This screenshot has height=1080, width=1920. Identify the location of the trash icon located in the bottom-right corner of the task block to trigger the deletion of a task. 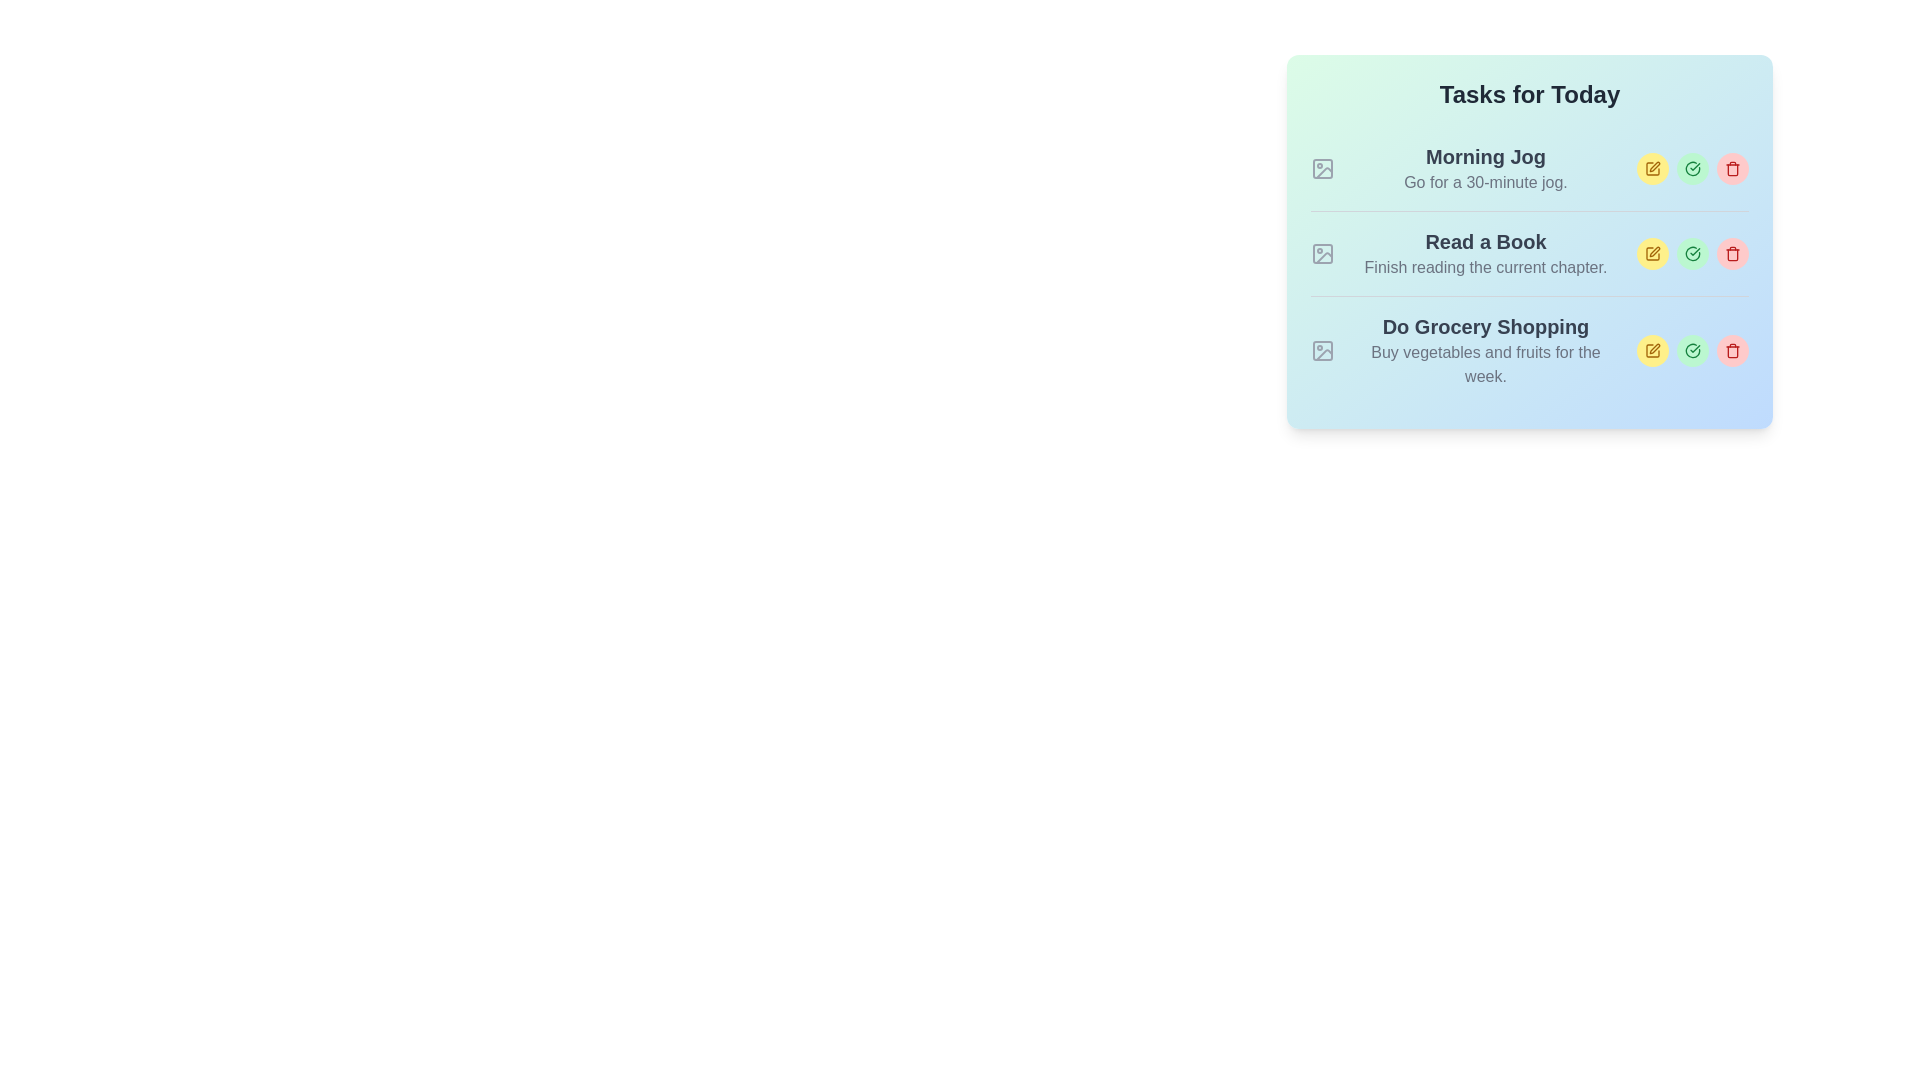
(1731, 350).